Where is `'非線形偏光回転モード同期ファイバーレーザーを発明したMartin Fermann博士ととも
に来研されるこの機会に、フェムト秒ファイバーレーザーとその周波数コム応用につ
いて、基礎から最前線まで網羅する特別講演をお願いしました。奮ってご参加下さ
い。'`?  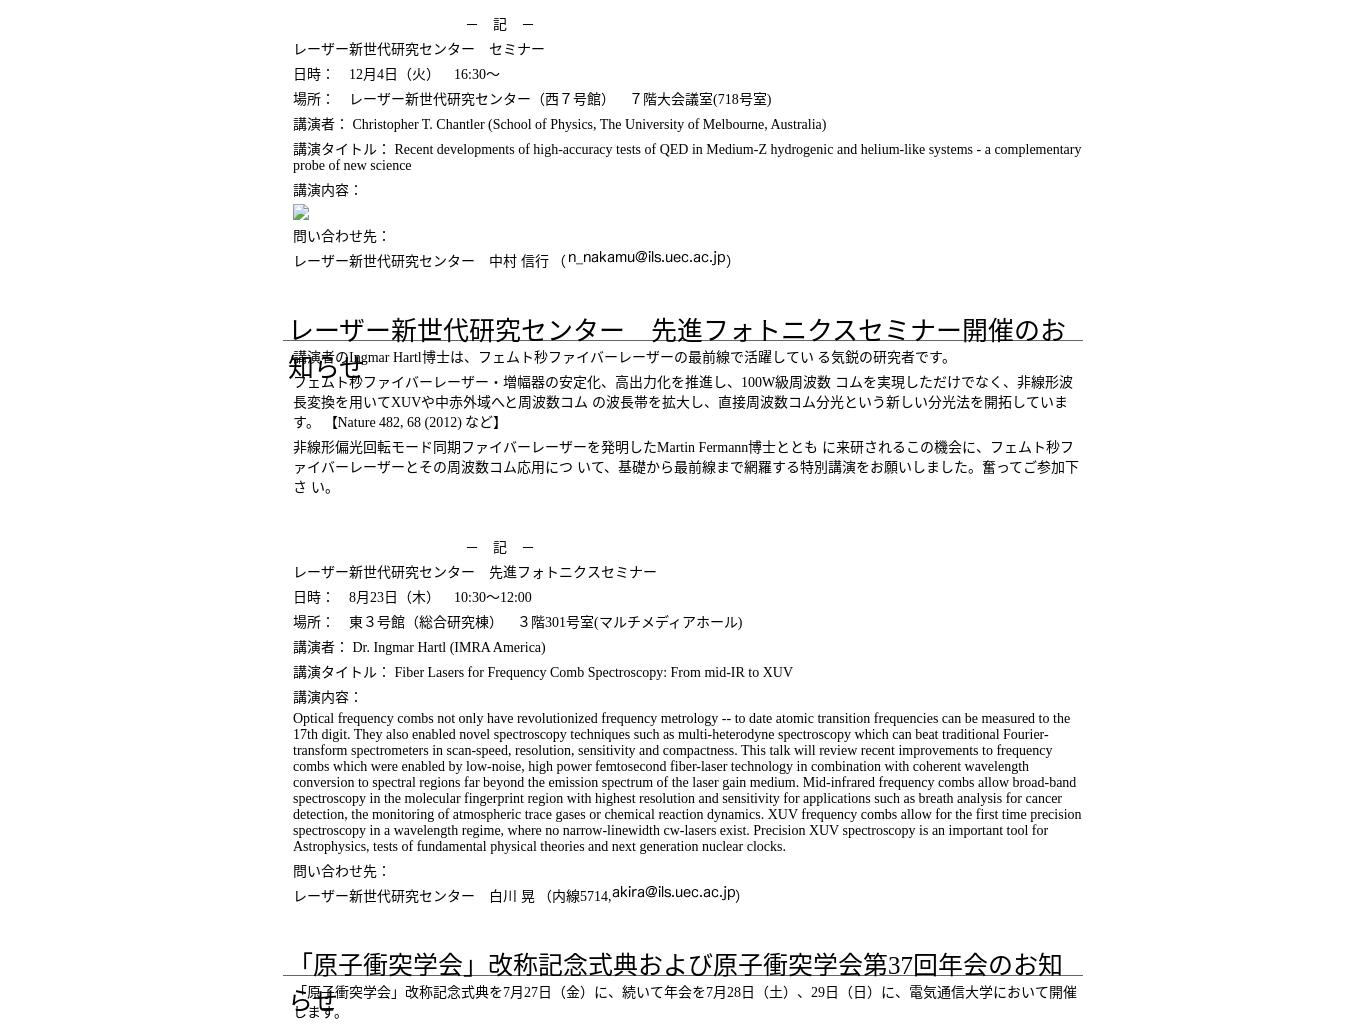
'非線形偏光回転モード同期ファイバーレーザーを発明したMartin Fermann博士ととも
に来研されるこの機会に、フェムト秒ファイバーレーザーとその周波数コム応用につ
いて、基礎から最前線まで網羅する特別講演をお願いしました。奮ってご参加下さ
い。' is located at coordinates (685, 467).